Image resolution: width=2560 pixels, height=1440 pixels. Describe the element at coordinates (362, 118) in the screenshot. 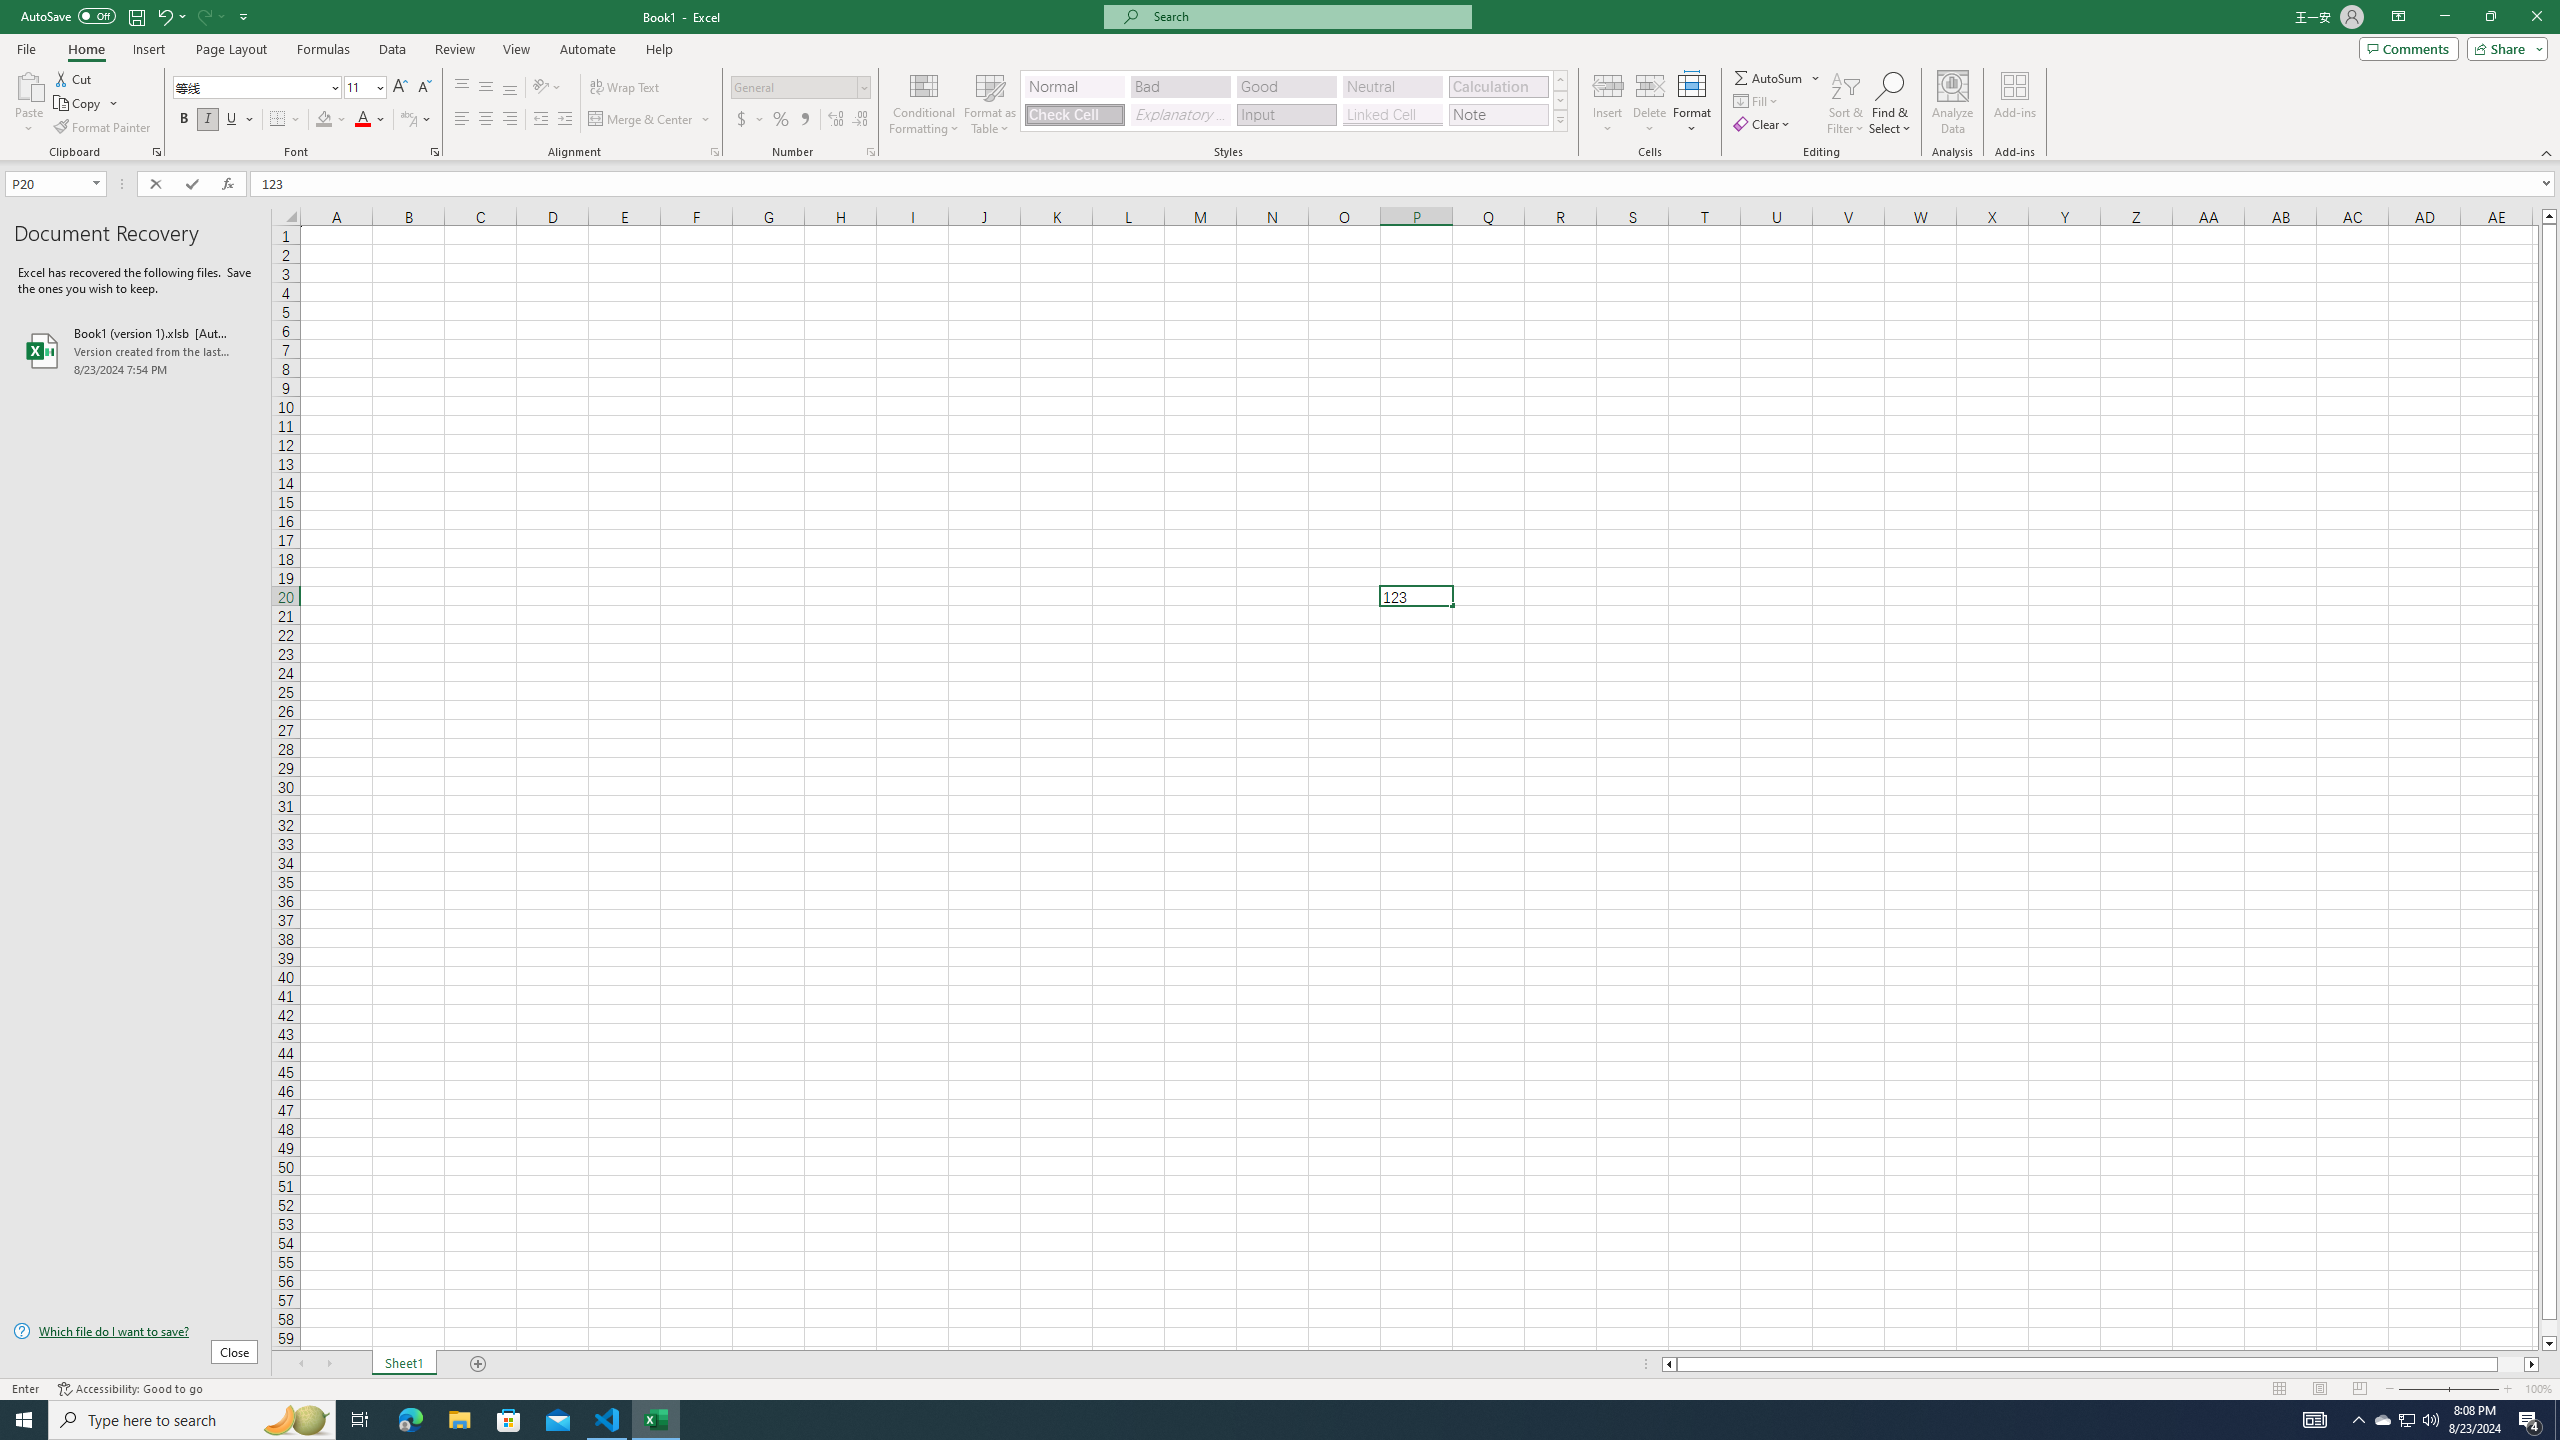

I see `'Font Color RGB(255, 0, 0)'` at that location.